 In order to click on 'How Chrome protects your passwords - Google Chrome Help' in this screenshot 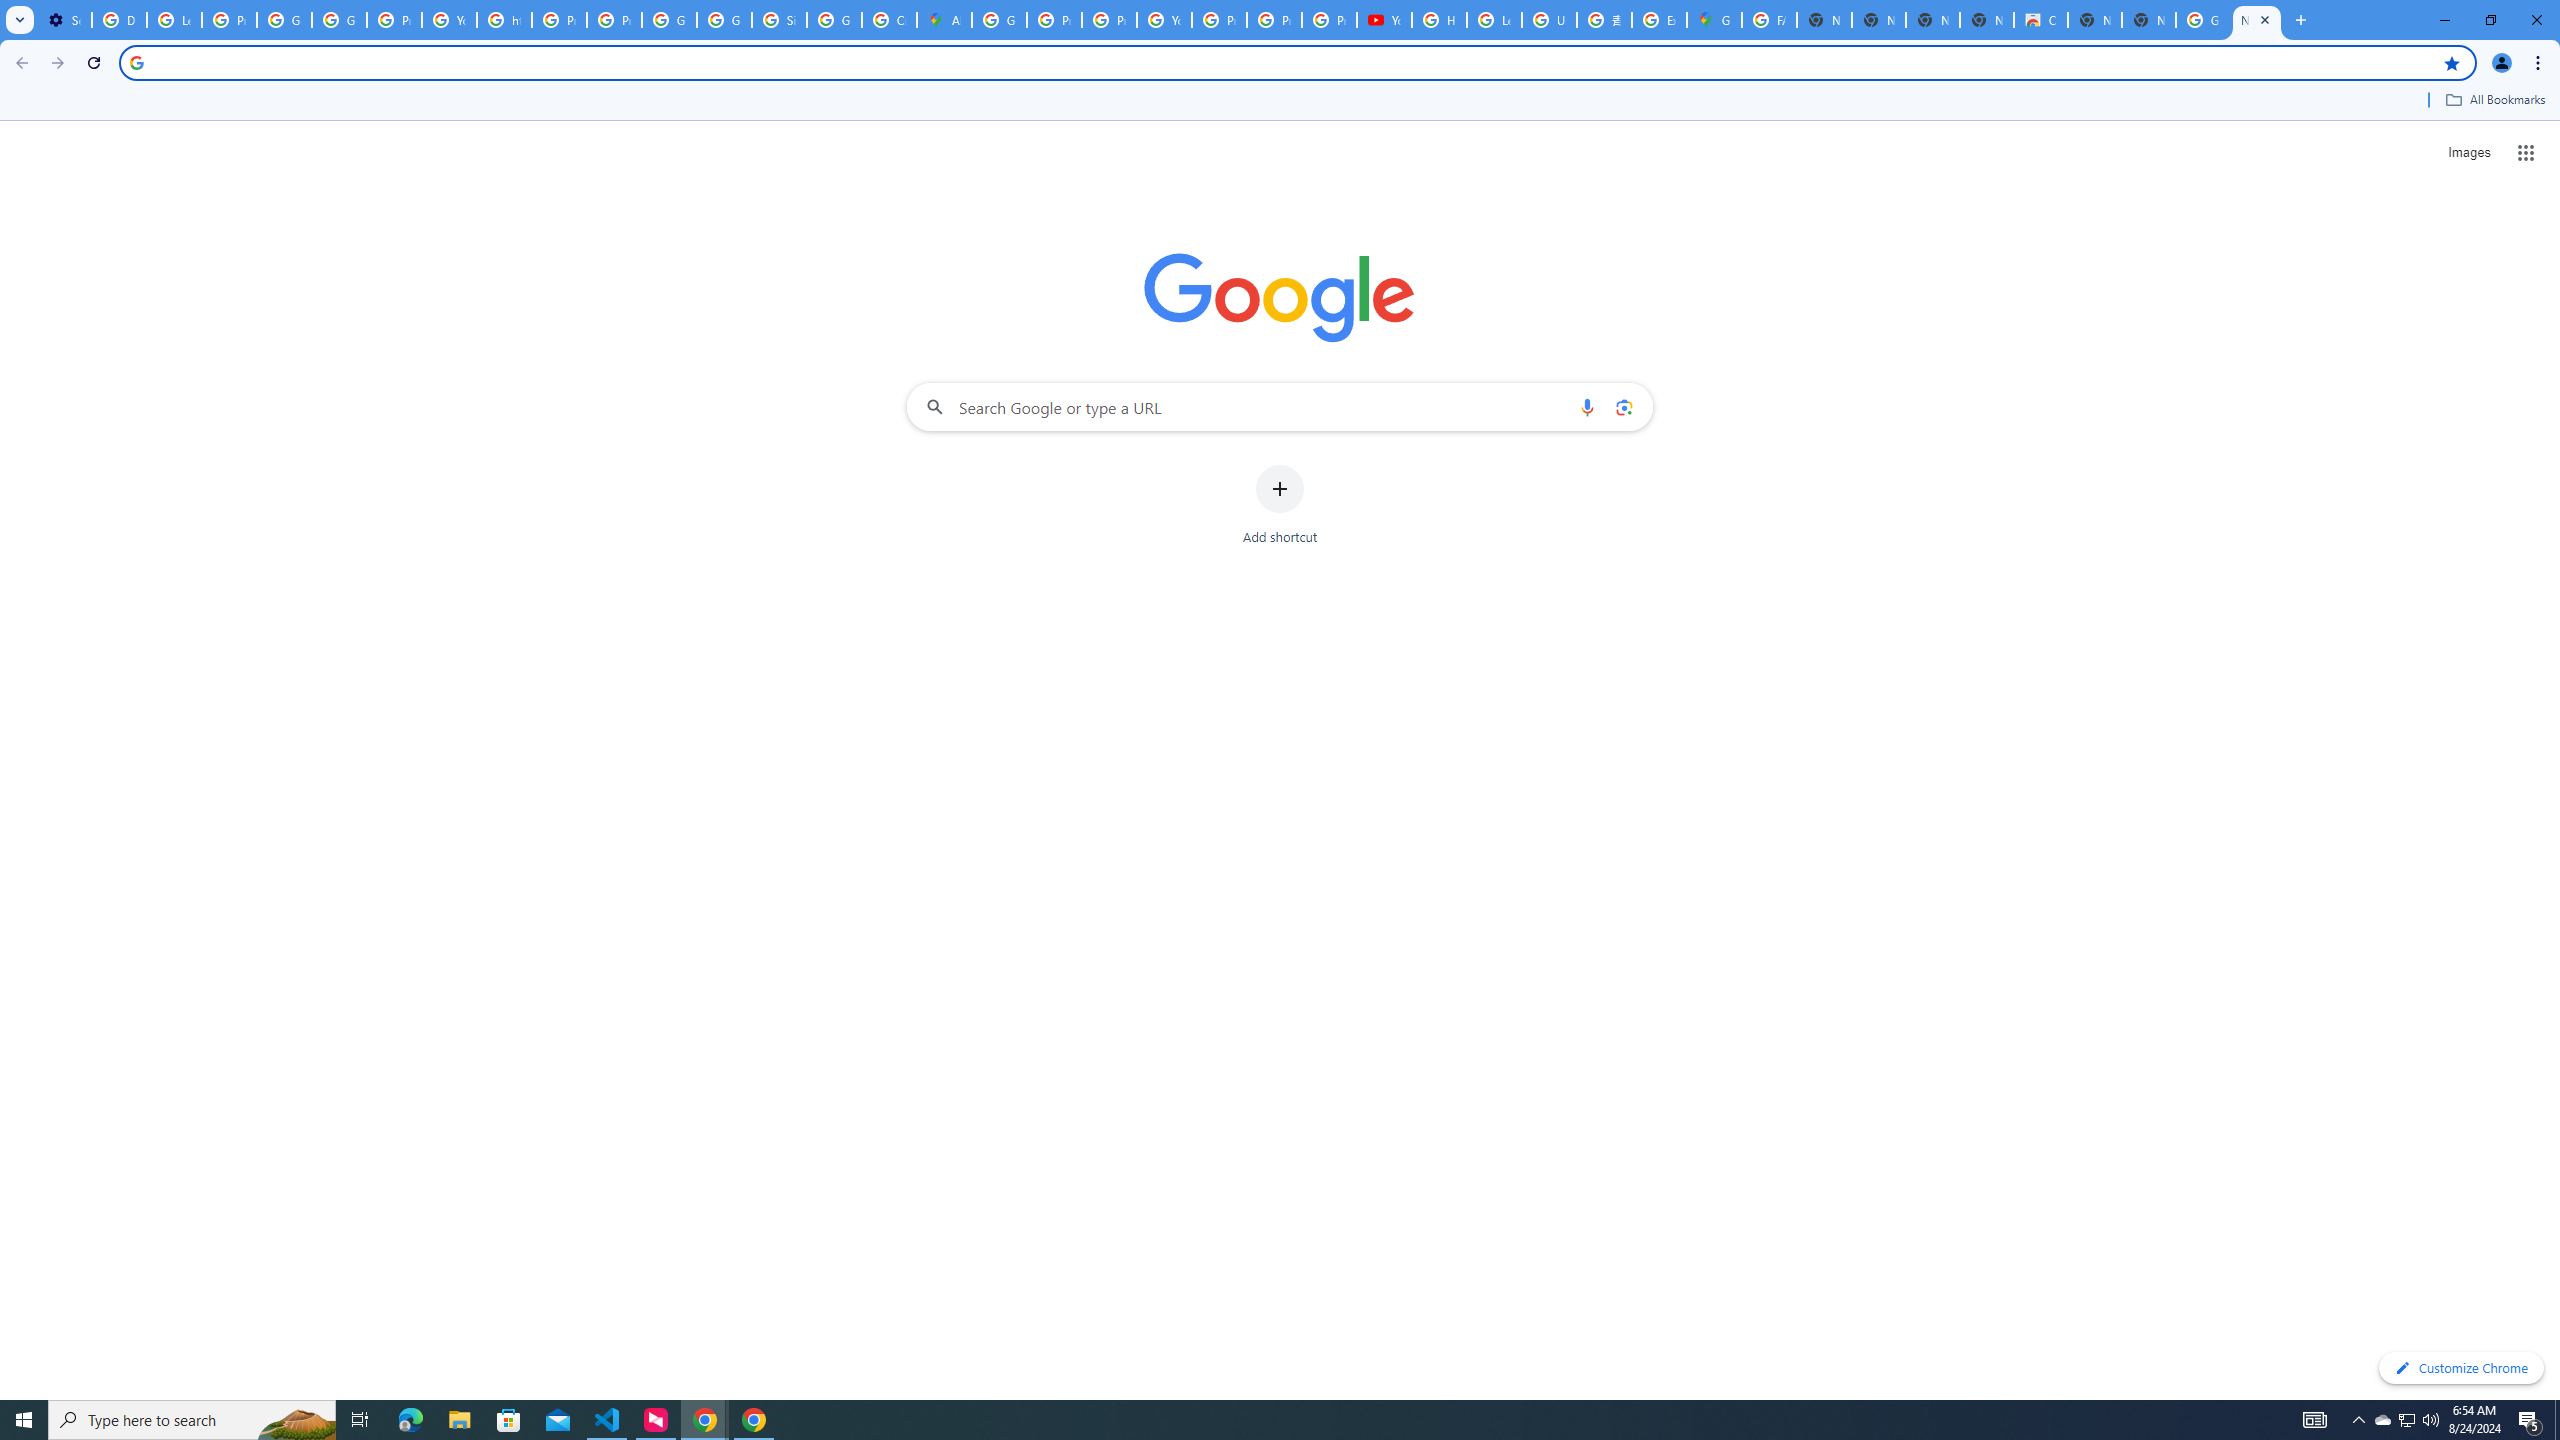, I will do `click(1439, 19)`.